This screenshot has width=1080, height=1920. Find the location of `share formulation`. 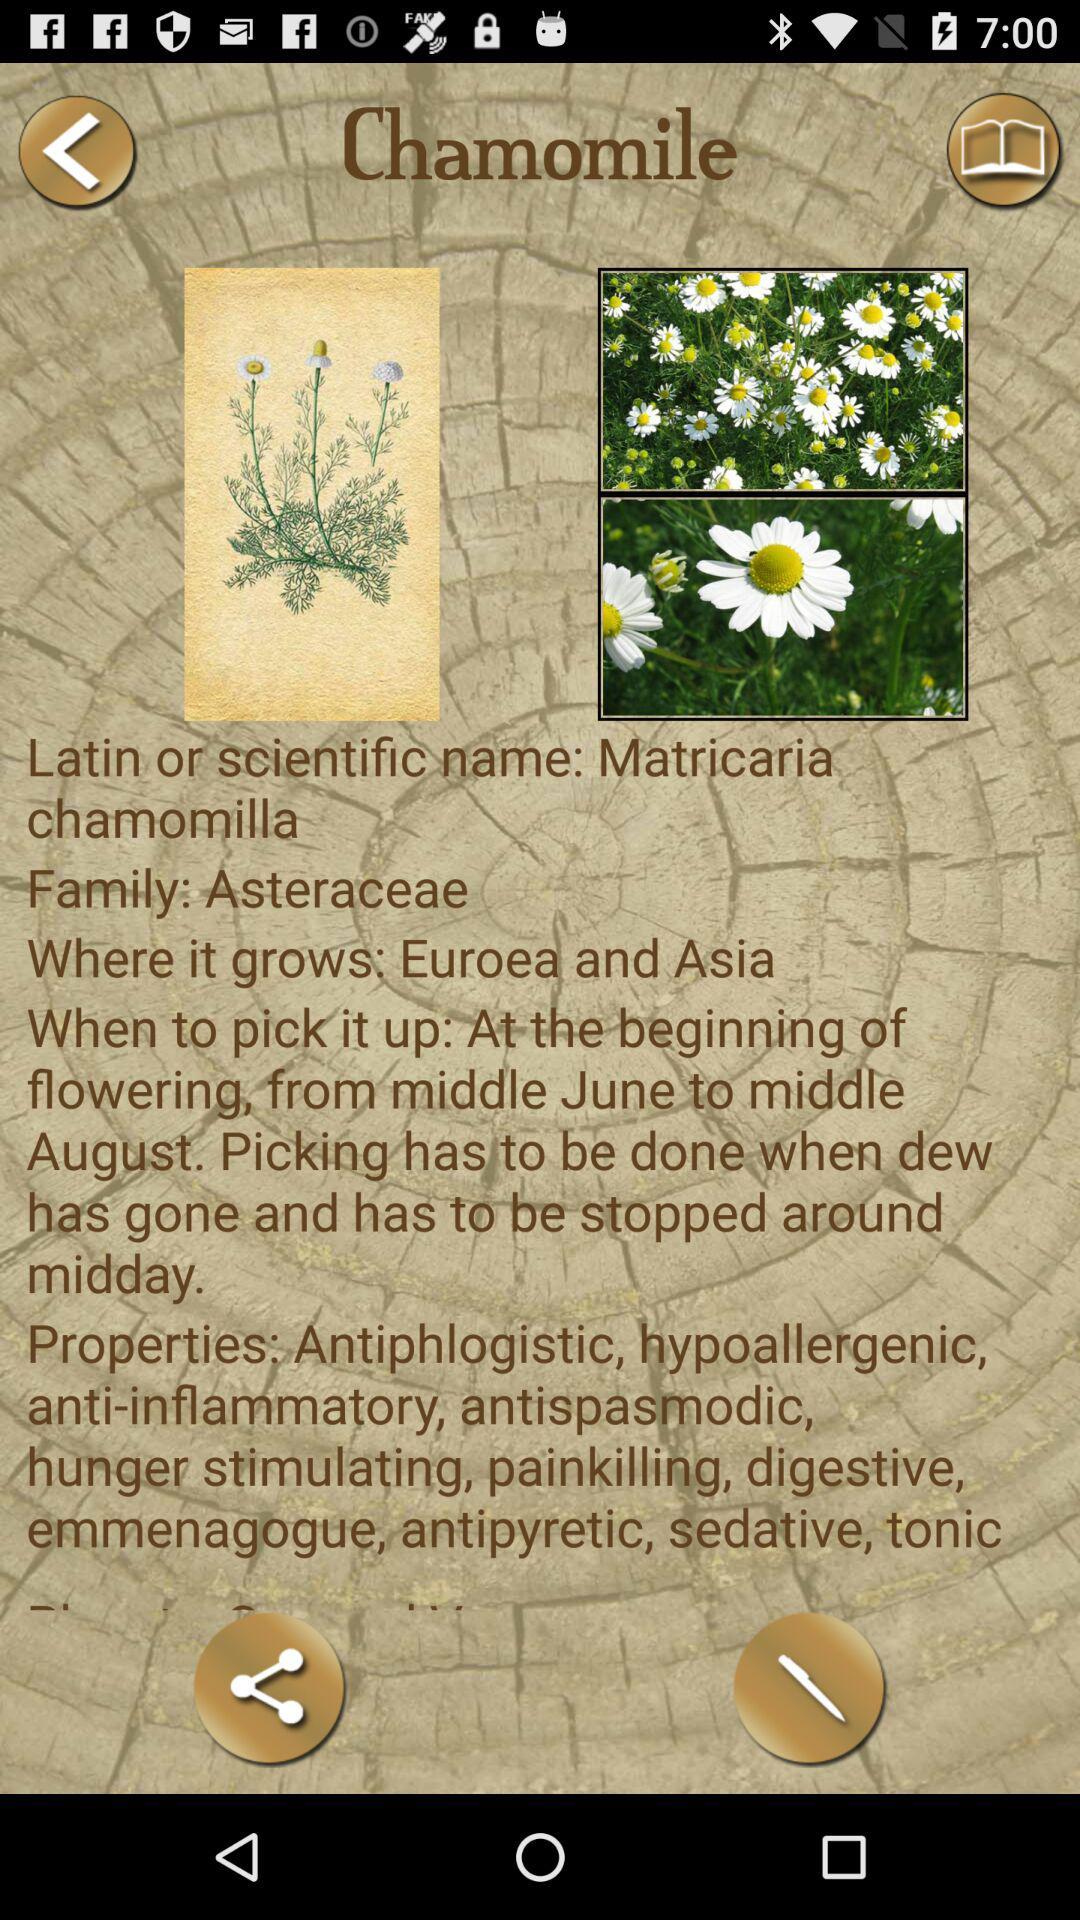

share formulation is located at coordinates (270, 1688).